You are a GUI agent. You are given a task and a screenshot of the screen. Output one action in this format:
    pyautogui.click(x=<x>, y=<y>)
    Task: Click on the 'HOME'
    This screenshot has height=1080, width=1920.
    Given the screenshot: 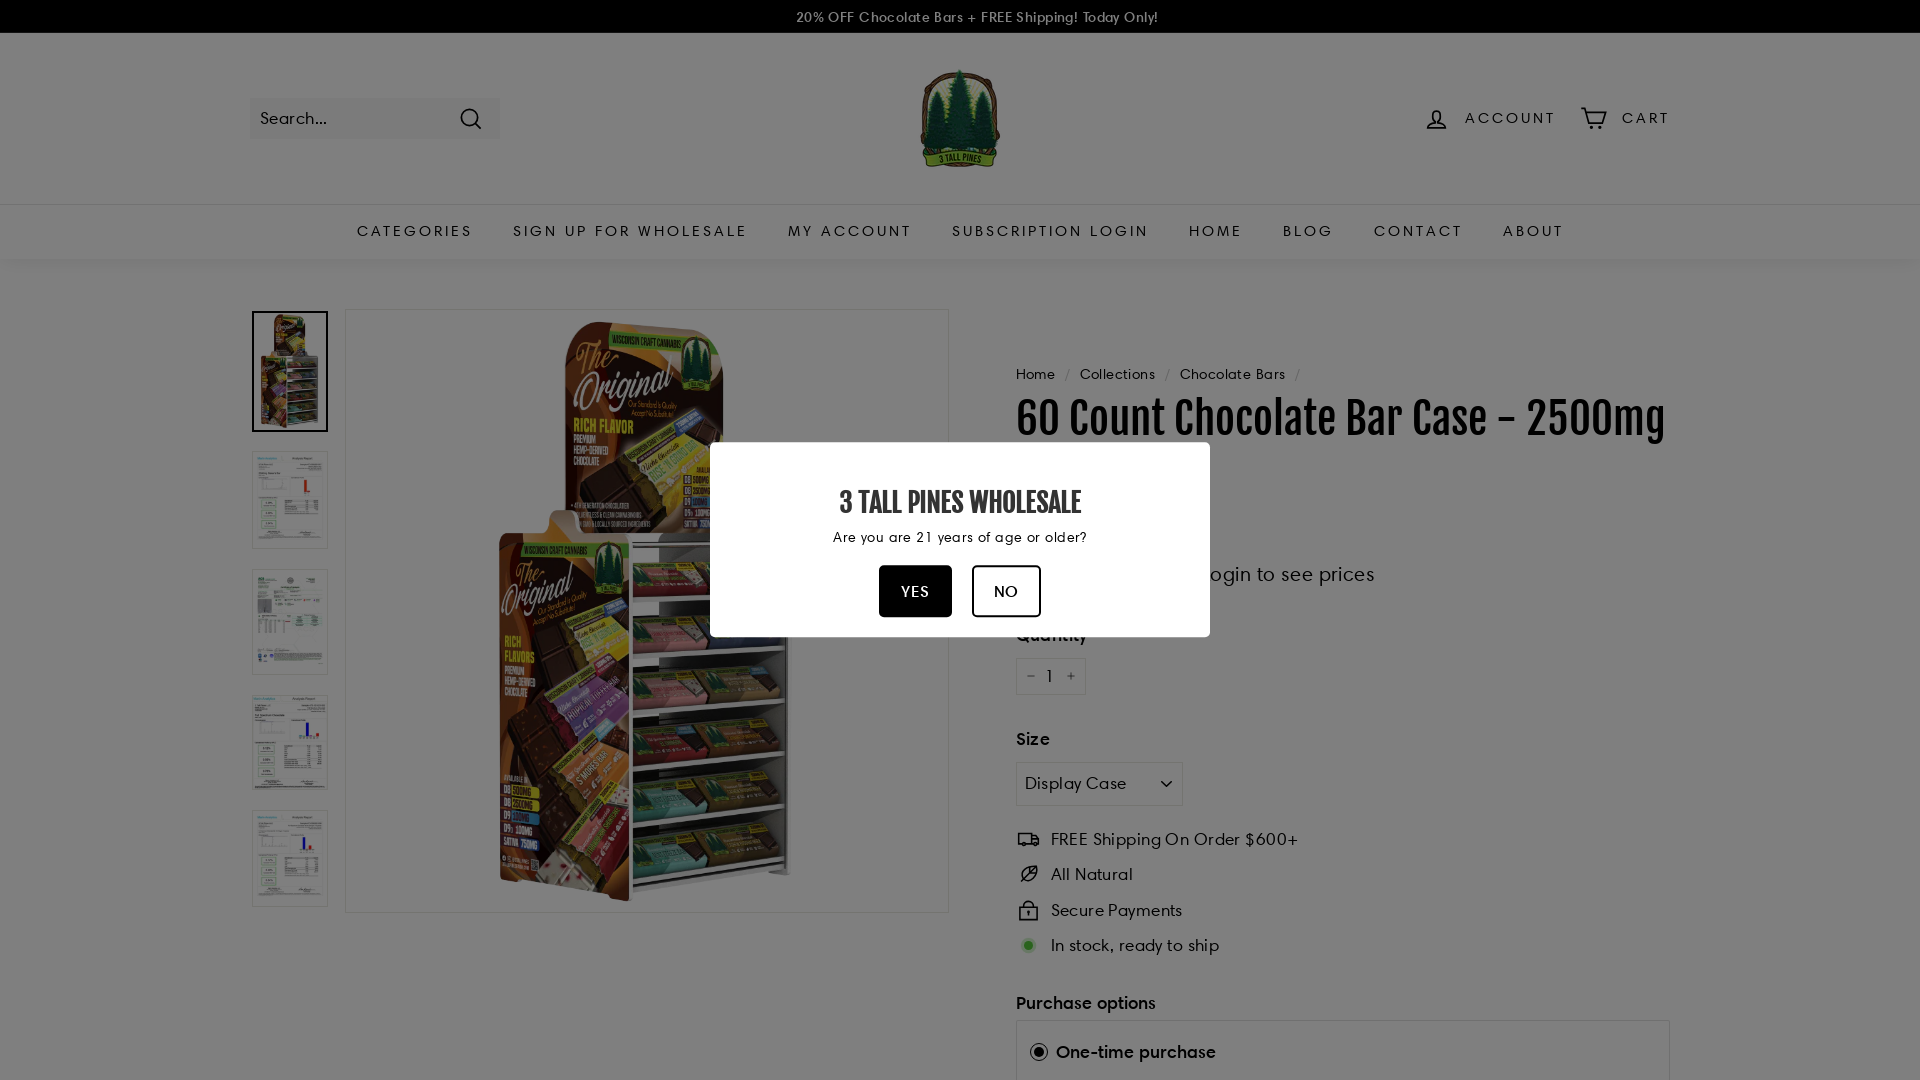 What is the action you would take?
    pyautogui.click(x=1213, y=230)
    